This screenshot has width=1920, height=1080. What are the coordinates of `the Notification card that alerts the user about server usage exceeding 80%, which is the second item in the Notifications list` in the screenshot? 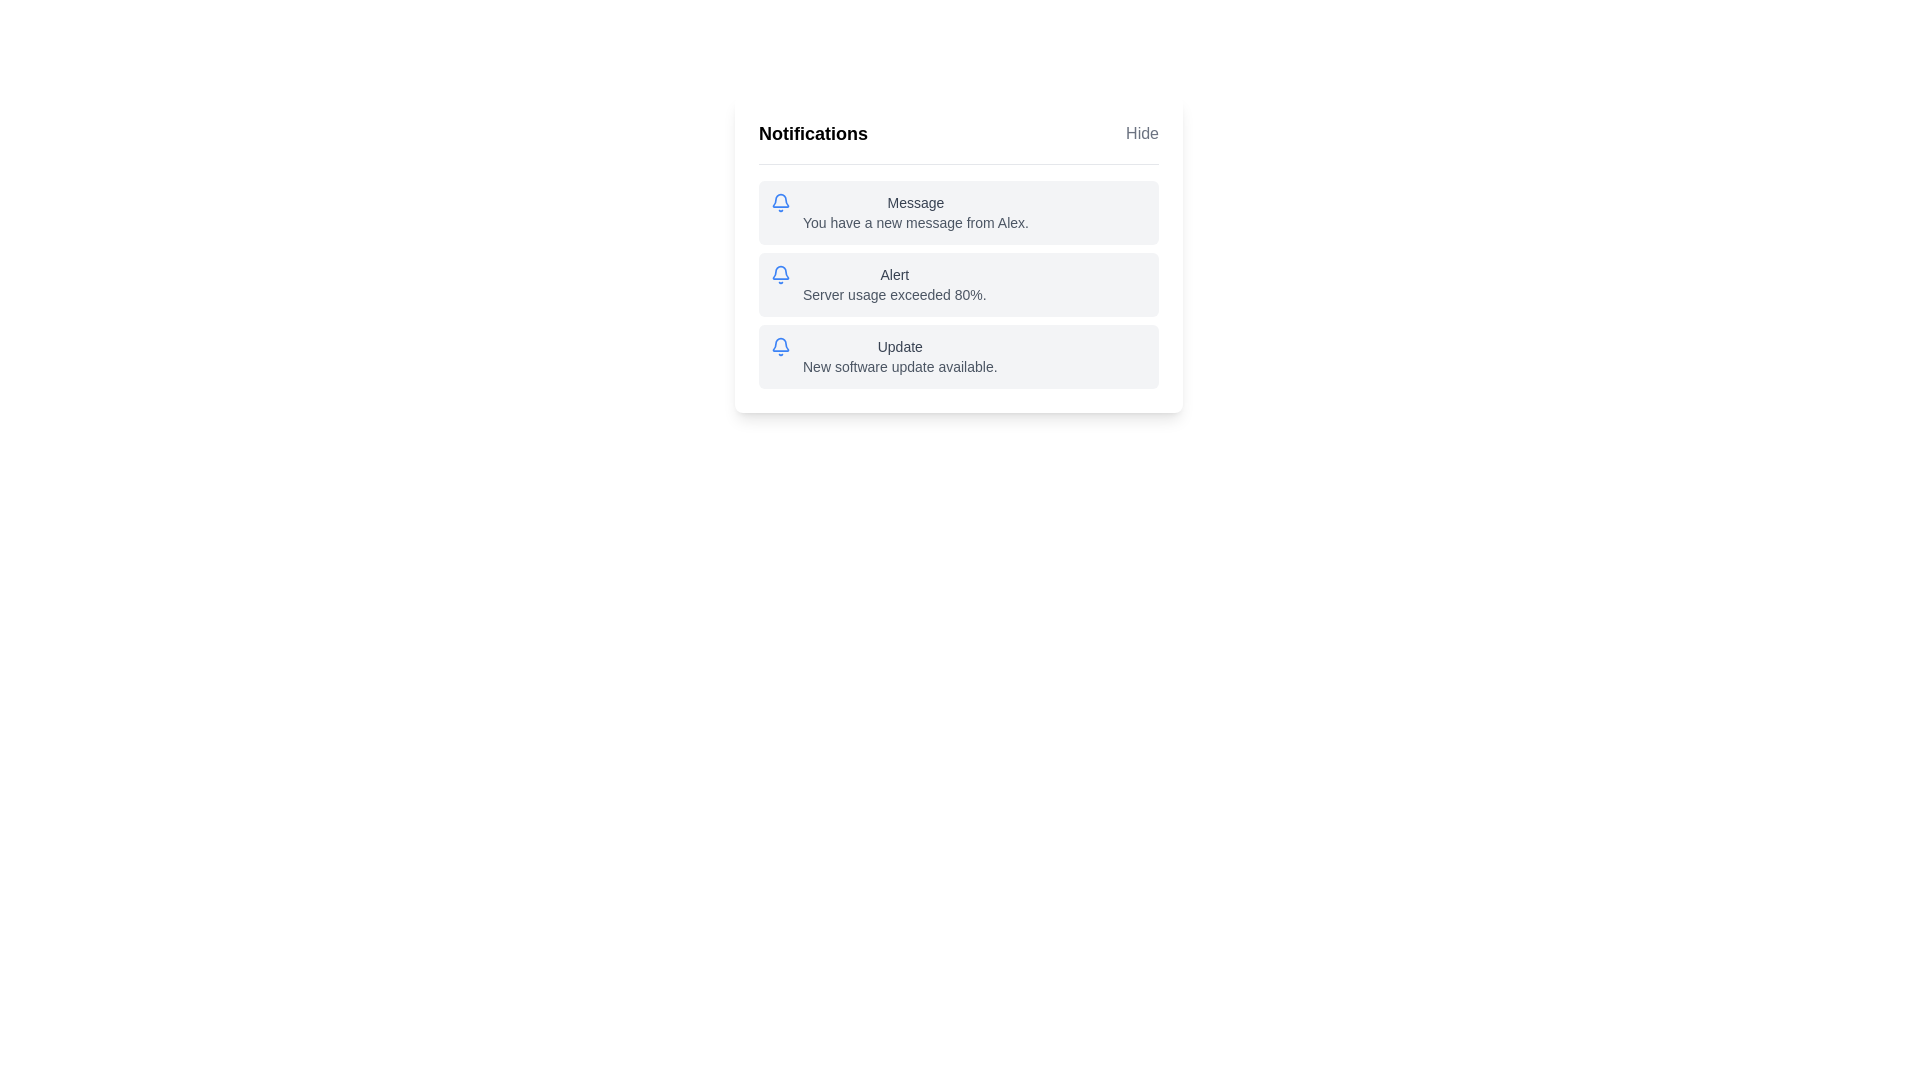 It's located at (958, 285).